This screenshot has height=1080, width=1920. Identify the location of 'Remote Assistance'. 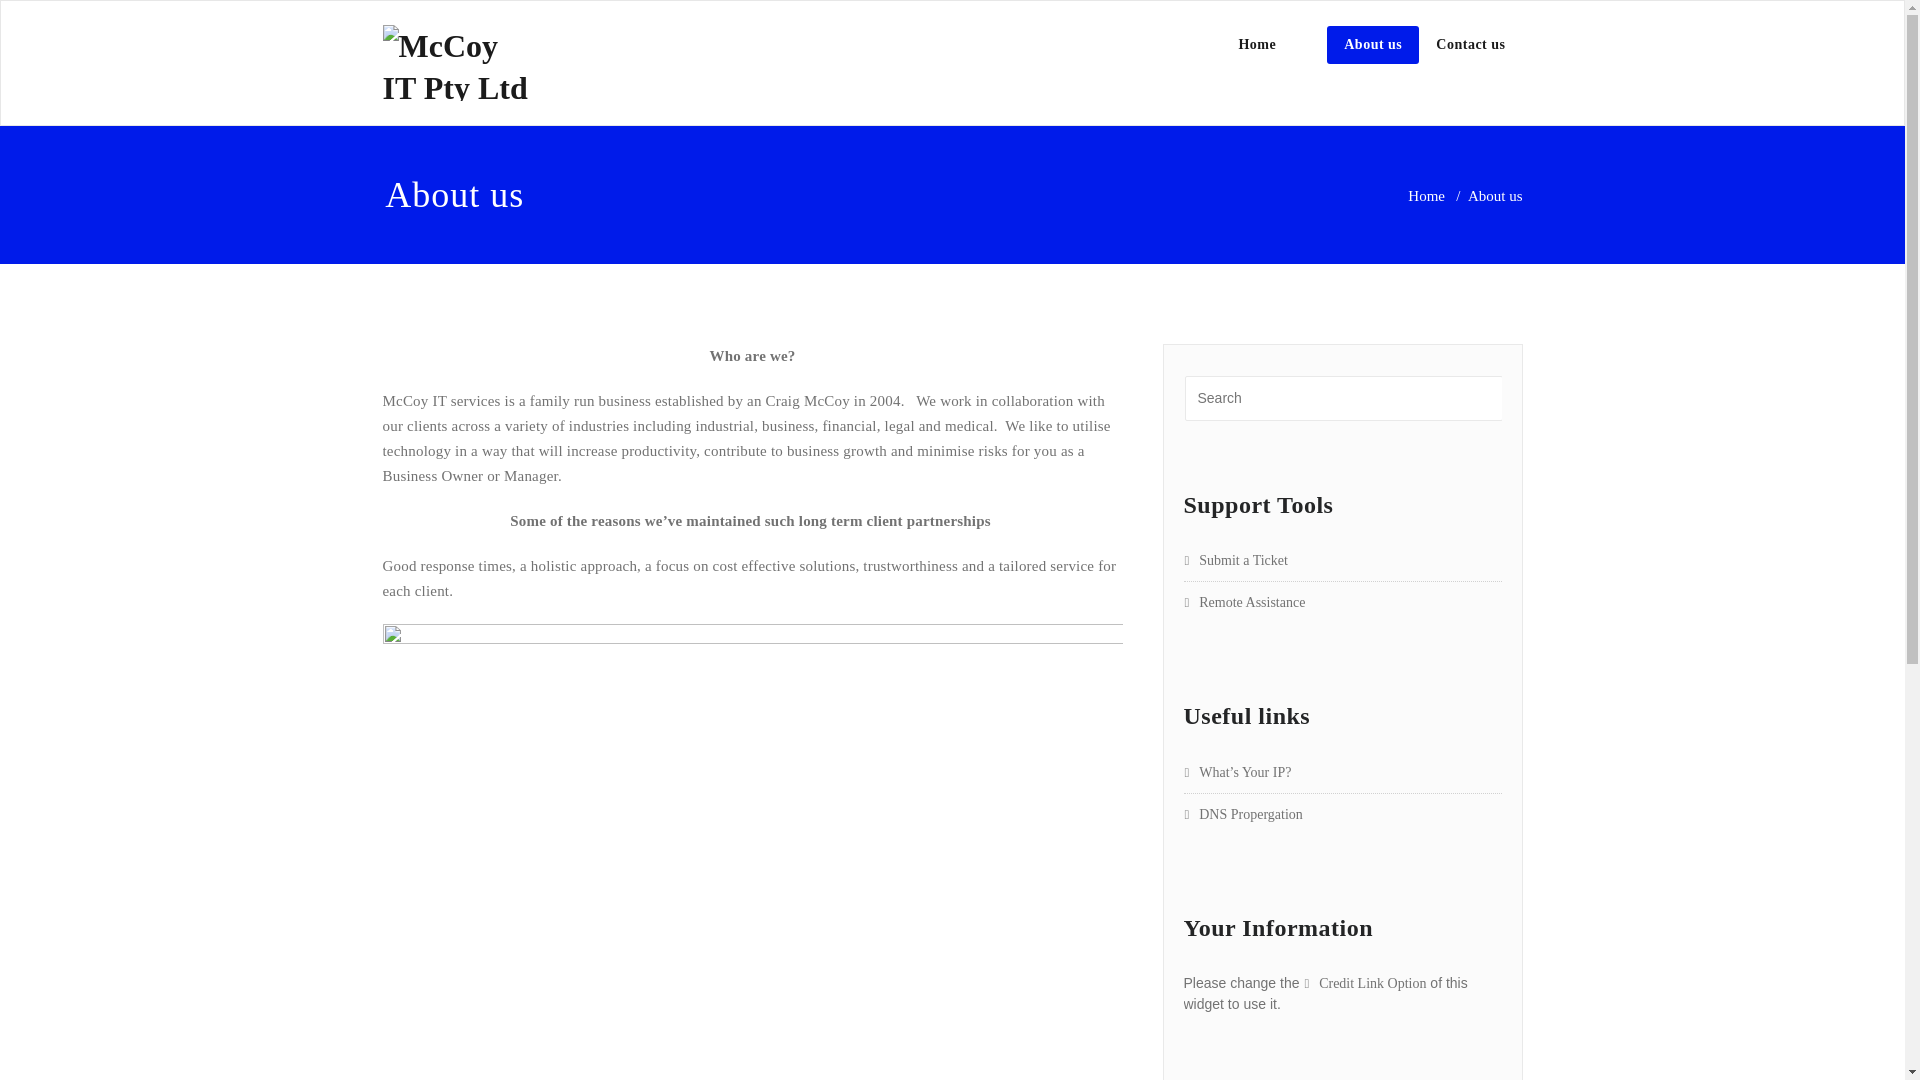
(1243, 601).